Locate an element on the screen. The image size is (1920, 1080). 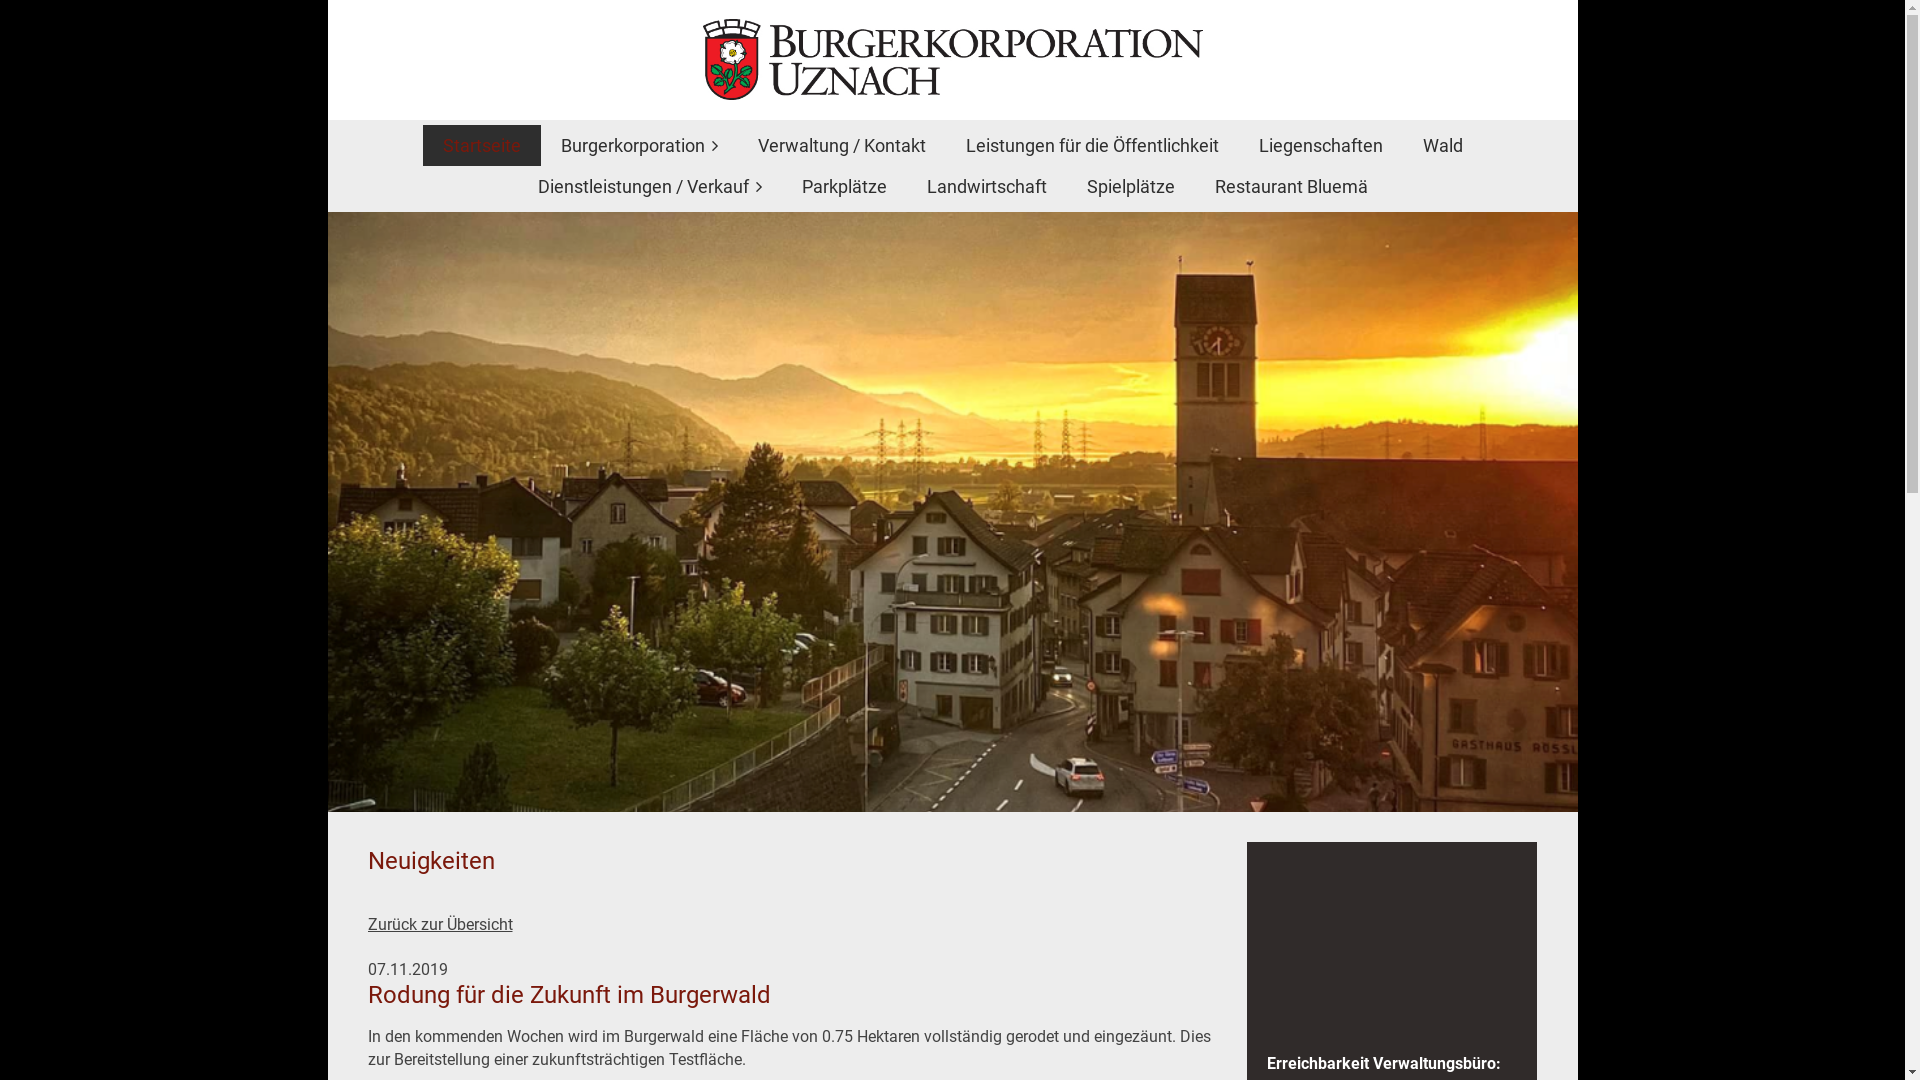
'Landwirtschaft' is located at coordinates (985, 186).